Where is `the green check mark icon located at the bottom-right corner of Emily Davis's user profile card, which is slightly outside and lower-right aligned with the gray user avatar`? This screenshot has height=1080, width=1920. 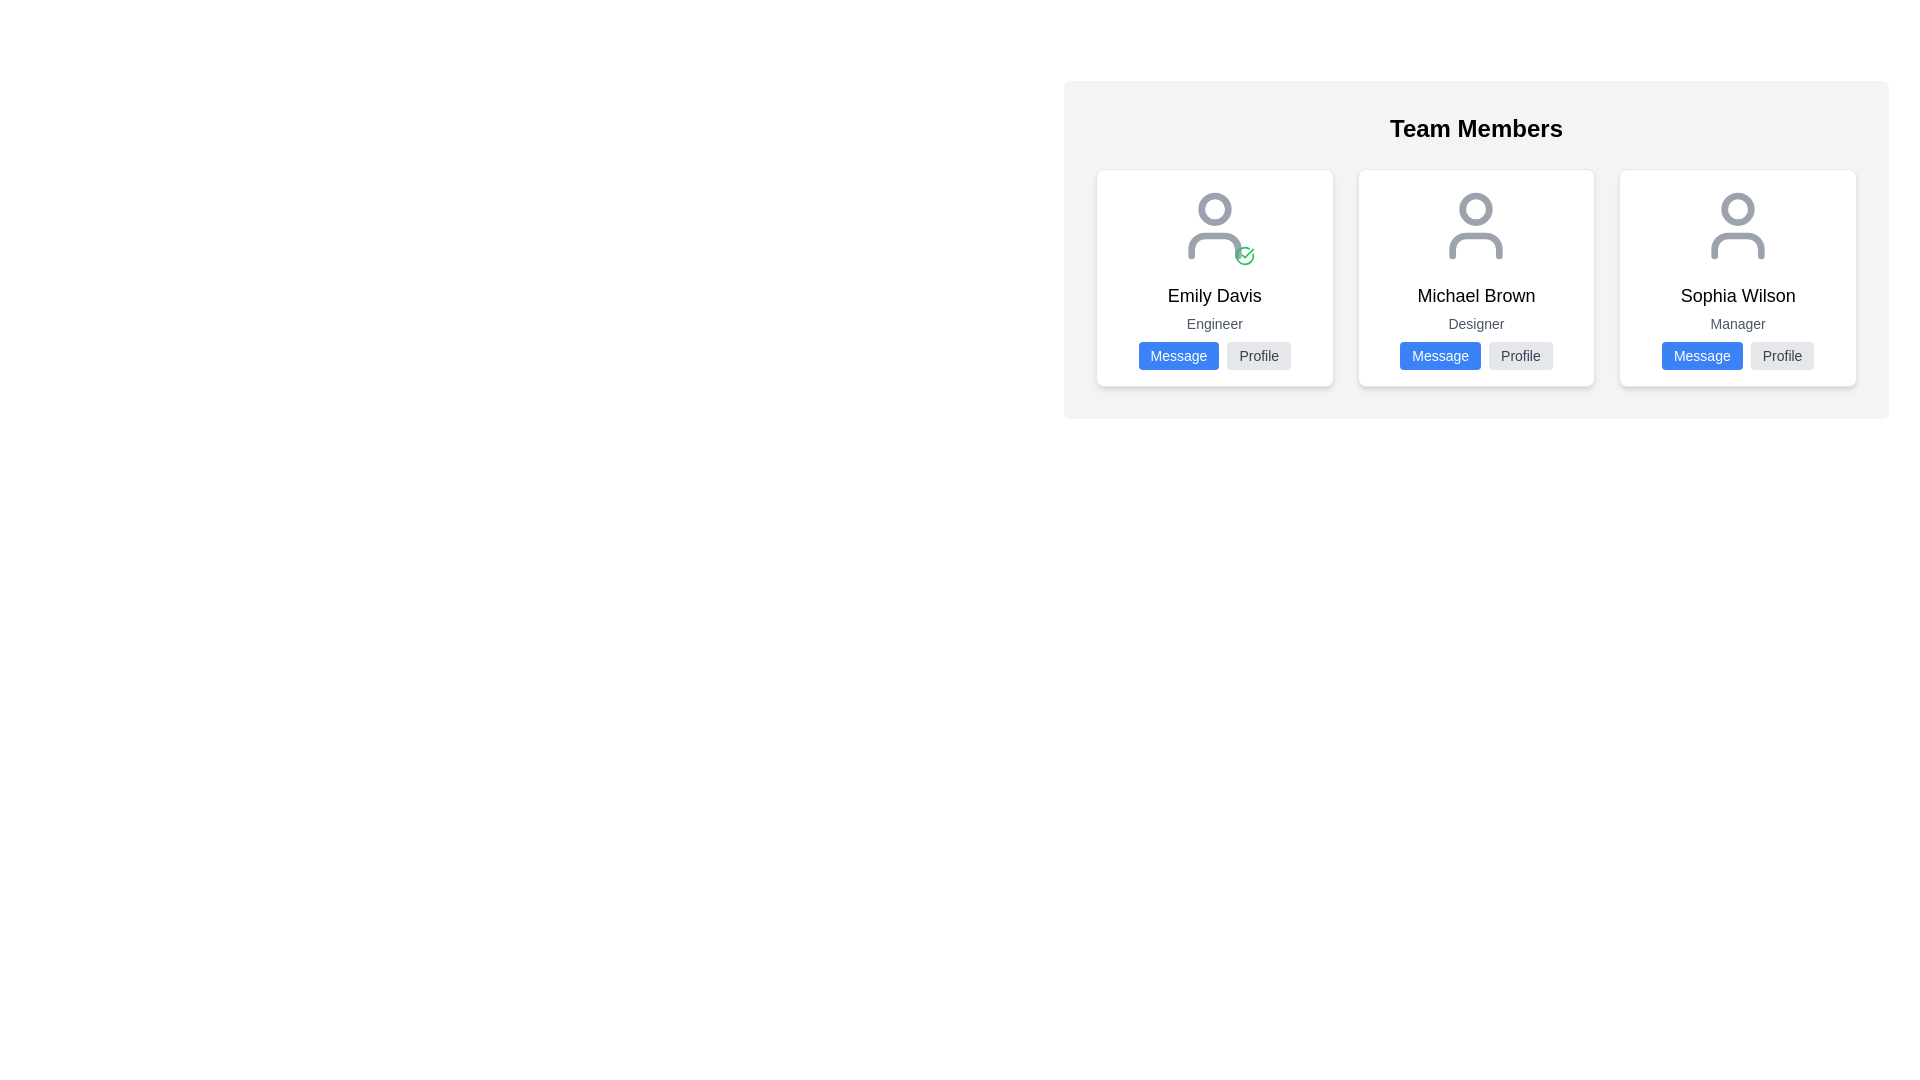 the green check mark icon located at the bottom-right corner of Emily Davis's user profile card, which is slightly outside and lower-right aligned with the gray user avatar is located at coordinates (1243, 254).